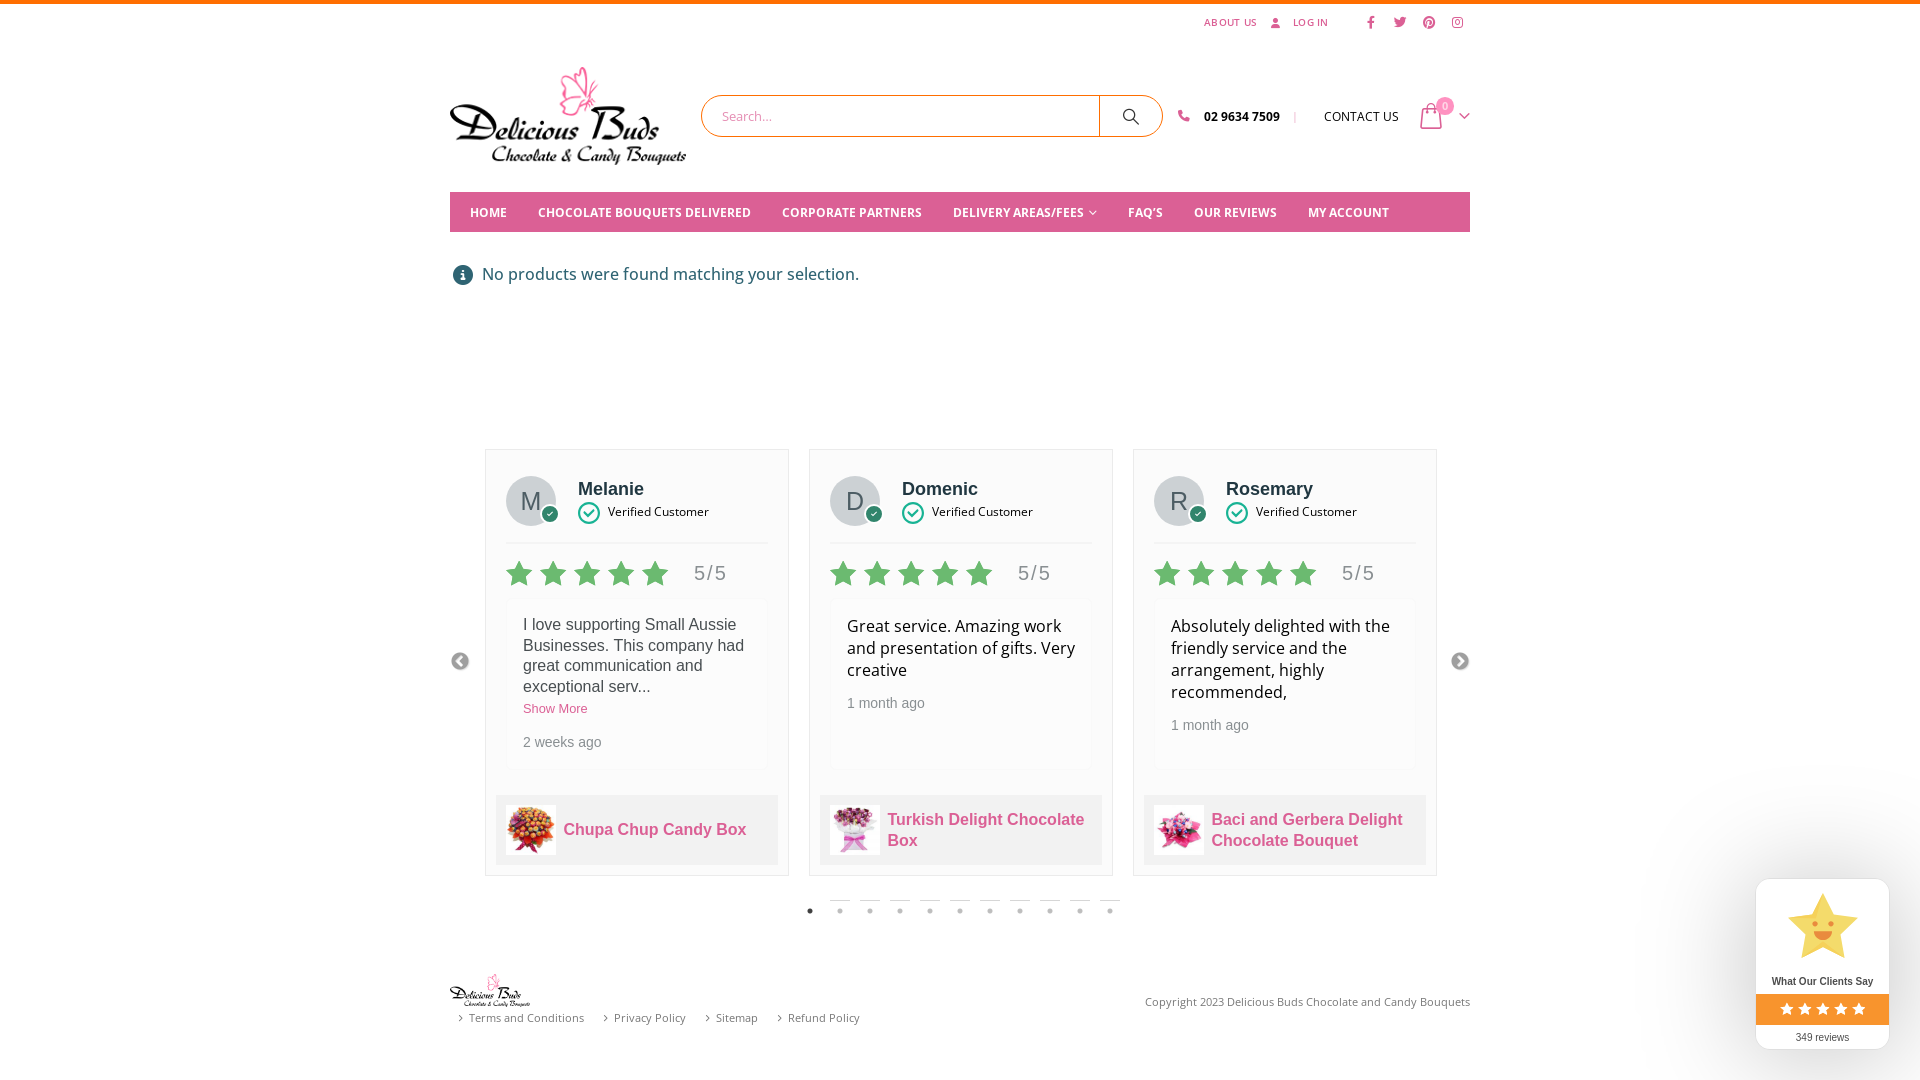 Image resolution: width=1920 pixels, height=1080 pixels. What do you see at coordinates (1131, 115) in the screenshot?
I see `'Search'` at bounding box center [1131, 115].